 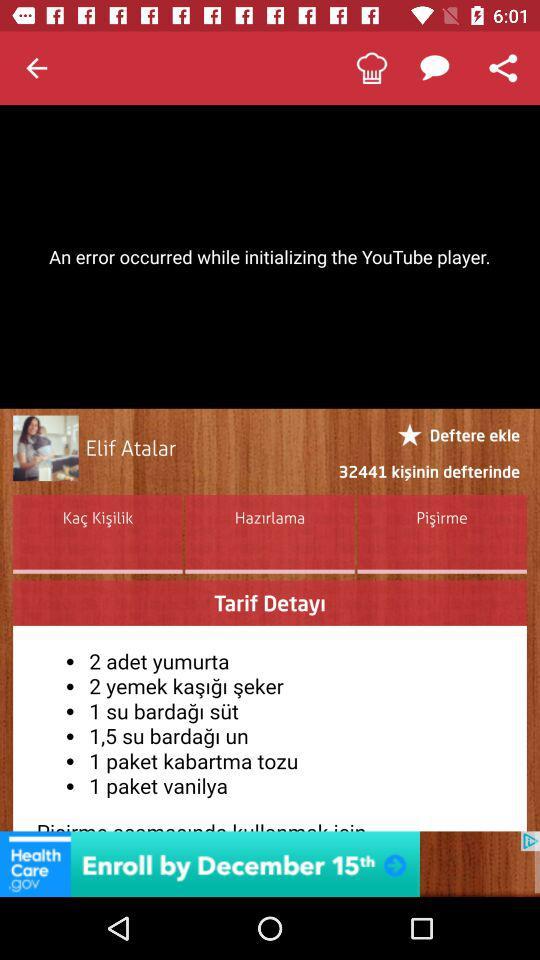 What do you see at coordinates (45, 448) in the screenshot?
I see `photo` at bounding box center [45, 448].